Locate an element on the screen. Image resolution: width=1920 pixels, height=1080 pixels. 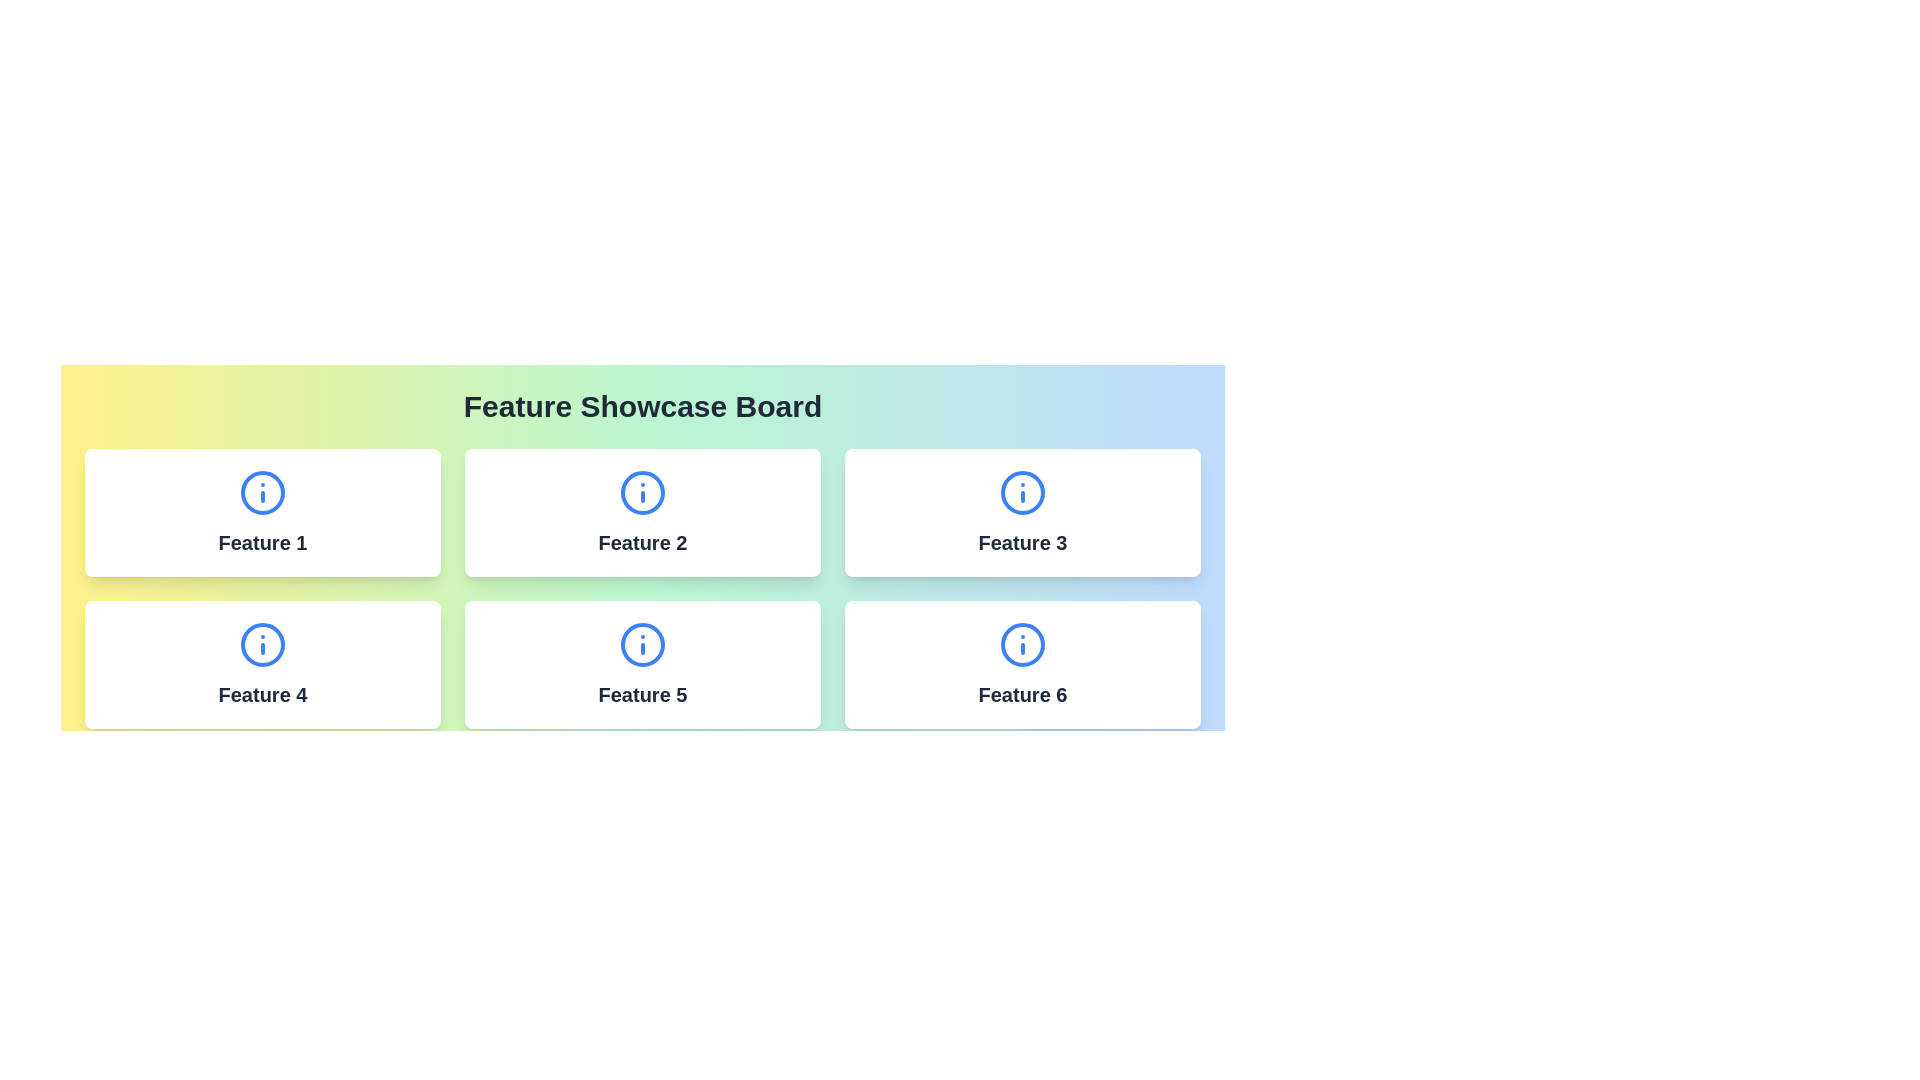
the circular SVG shape with a blue outline that is part of the 'Feature 1' icon in the top-left of a 2x3 grid layout is located at coordinates (262, 493).